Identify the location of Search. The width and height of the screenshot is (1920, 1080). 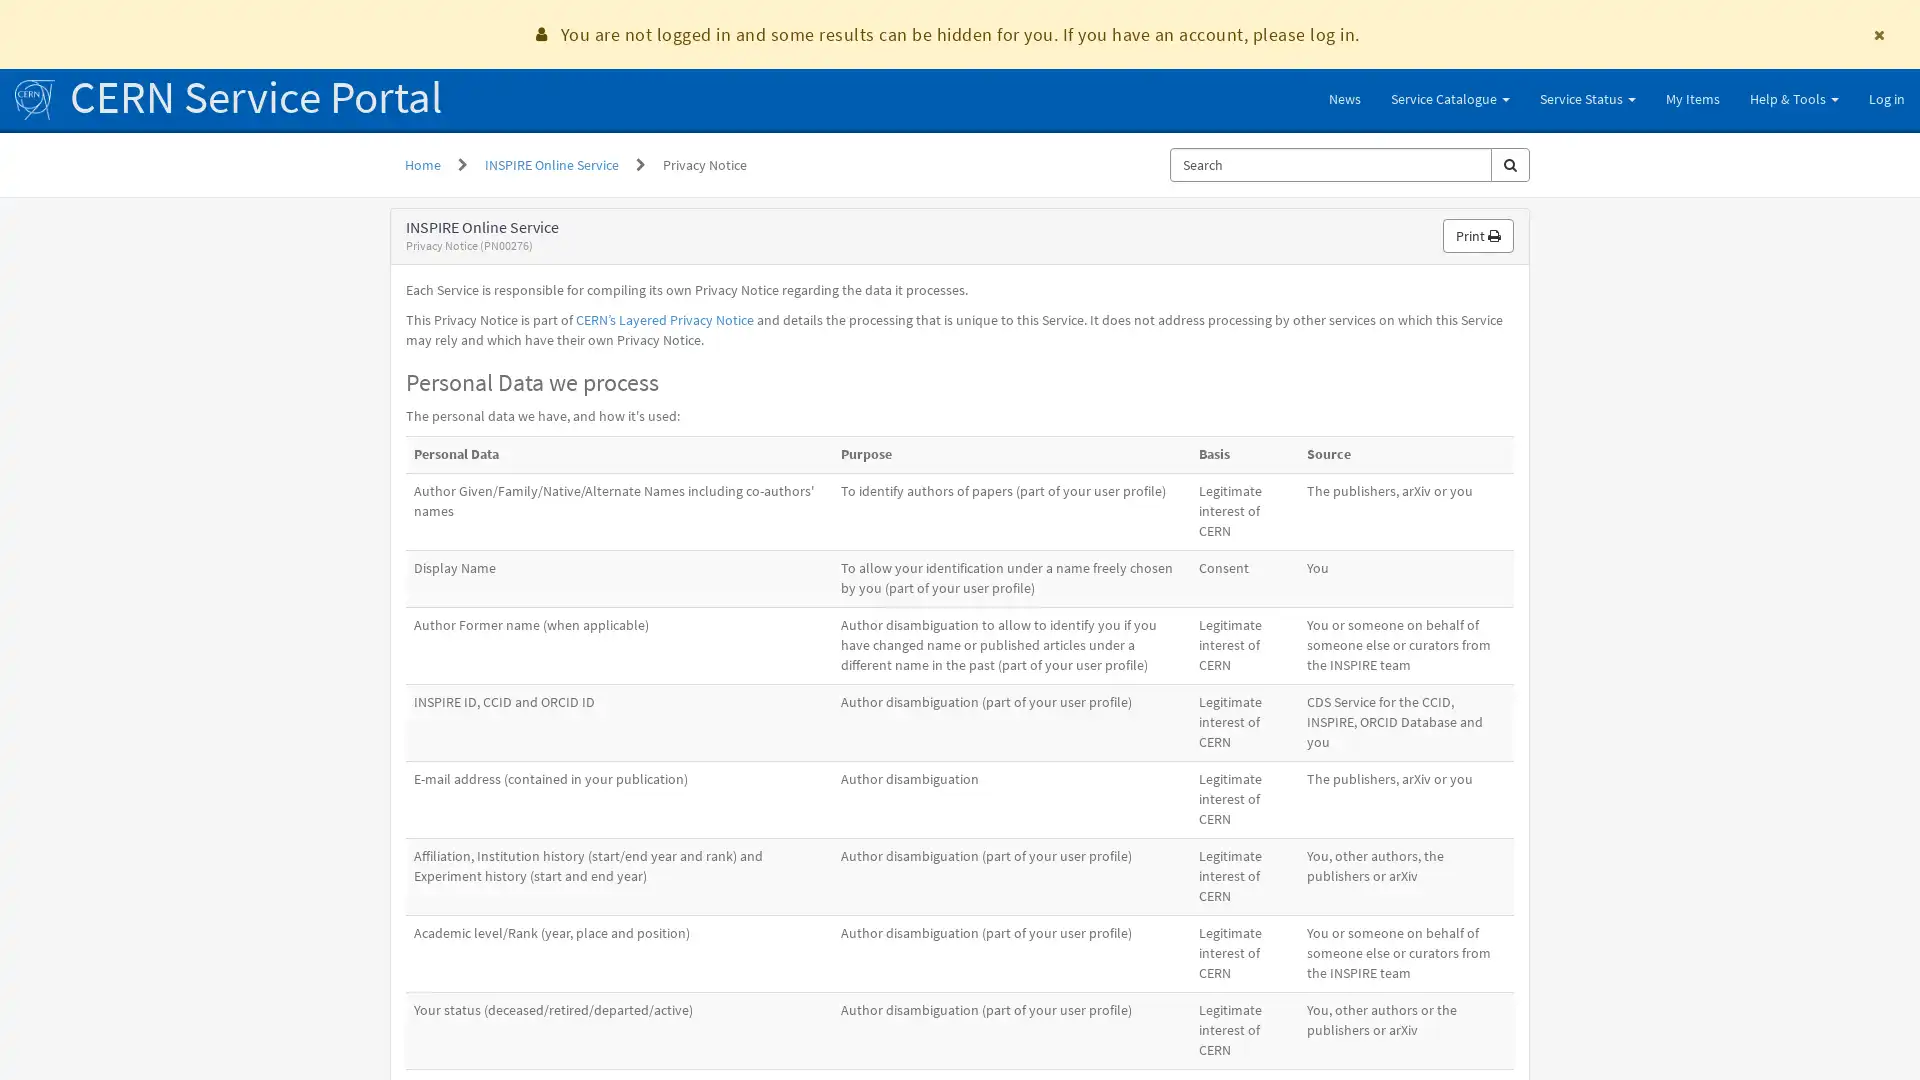
(1510, 163).